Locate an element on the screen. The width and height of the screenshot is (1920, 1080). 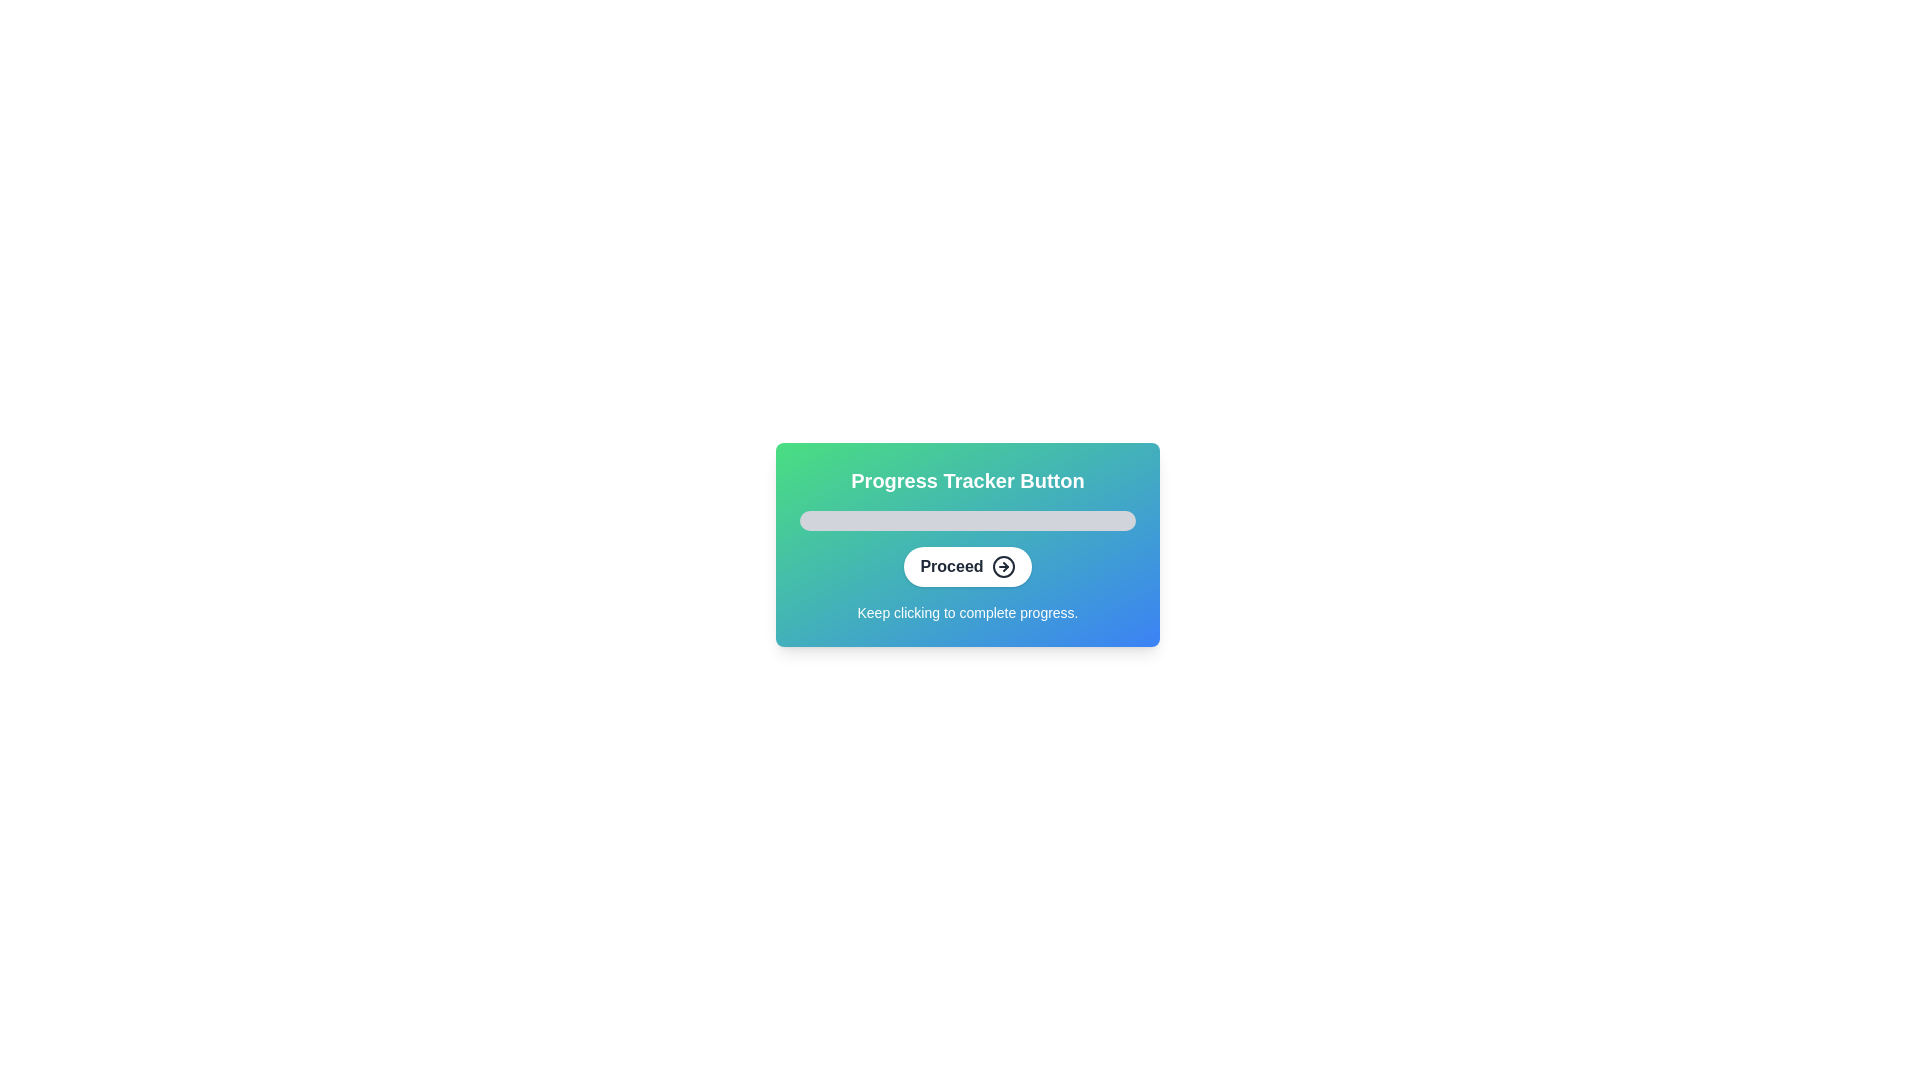
the progress bar located centrally beneath the 'Progress Tracker Button' and above the 'Proceed' button, which visually represents the status of a process is located at coordinates (968, 519).